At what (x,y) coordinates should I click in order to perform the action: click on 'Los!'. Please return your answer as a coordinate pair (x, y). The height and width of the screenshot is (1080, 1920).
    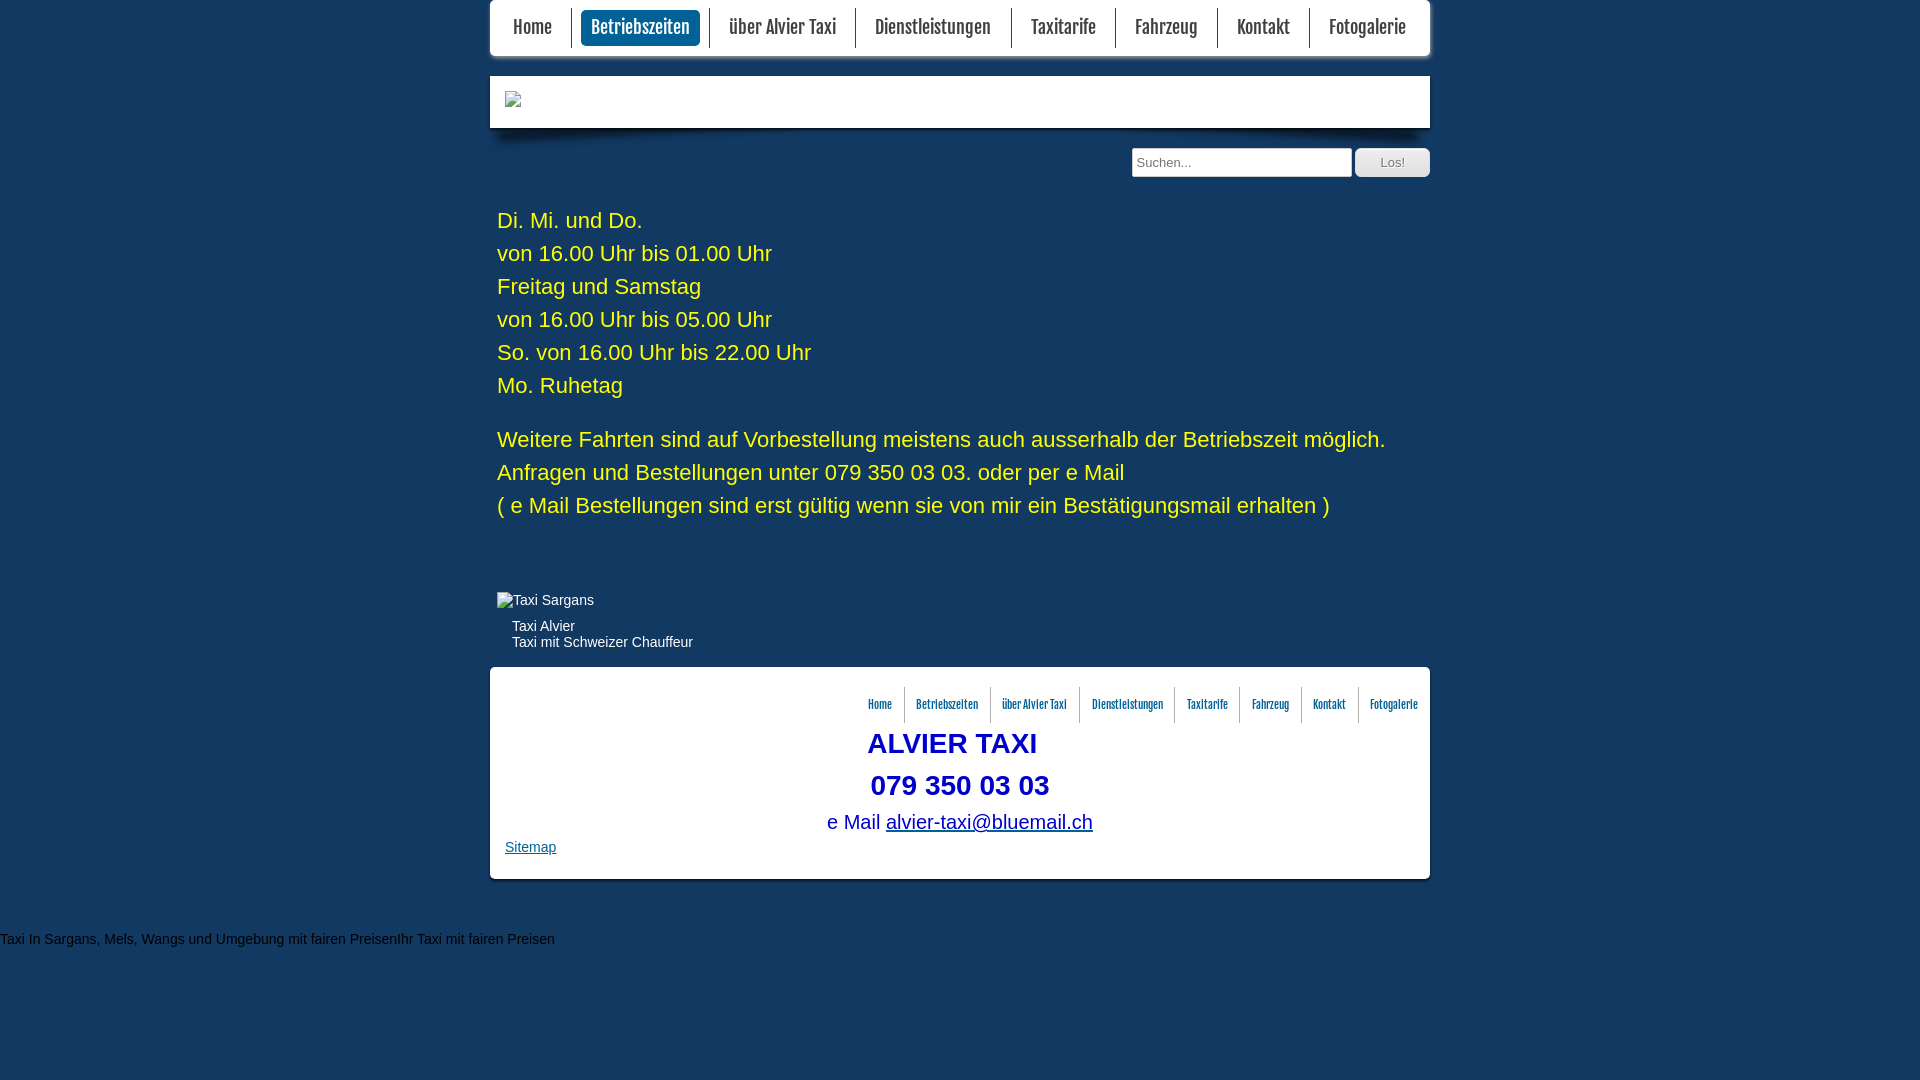
    Looking at the image, I should click on (1391, 161).